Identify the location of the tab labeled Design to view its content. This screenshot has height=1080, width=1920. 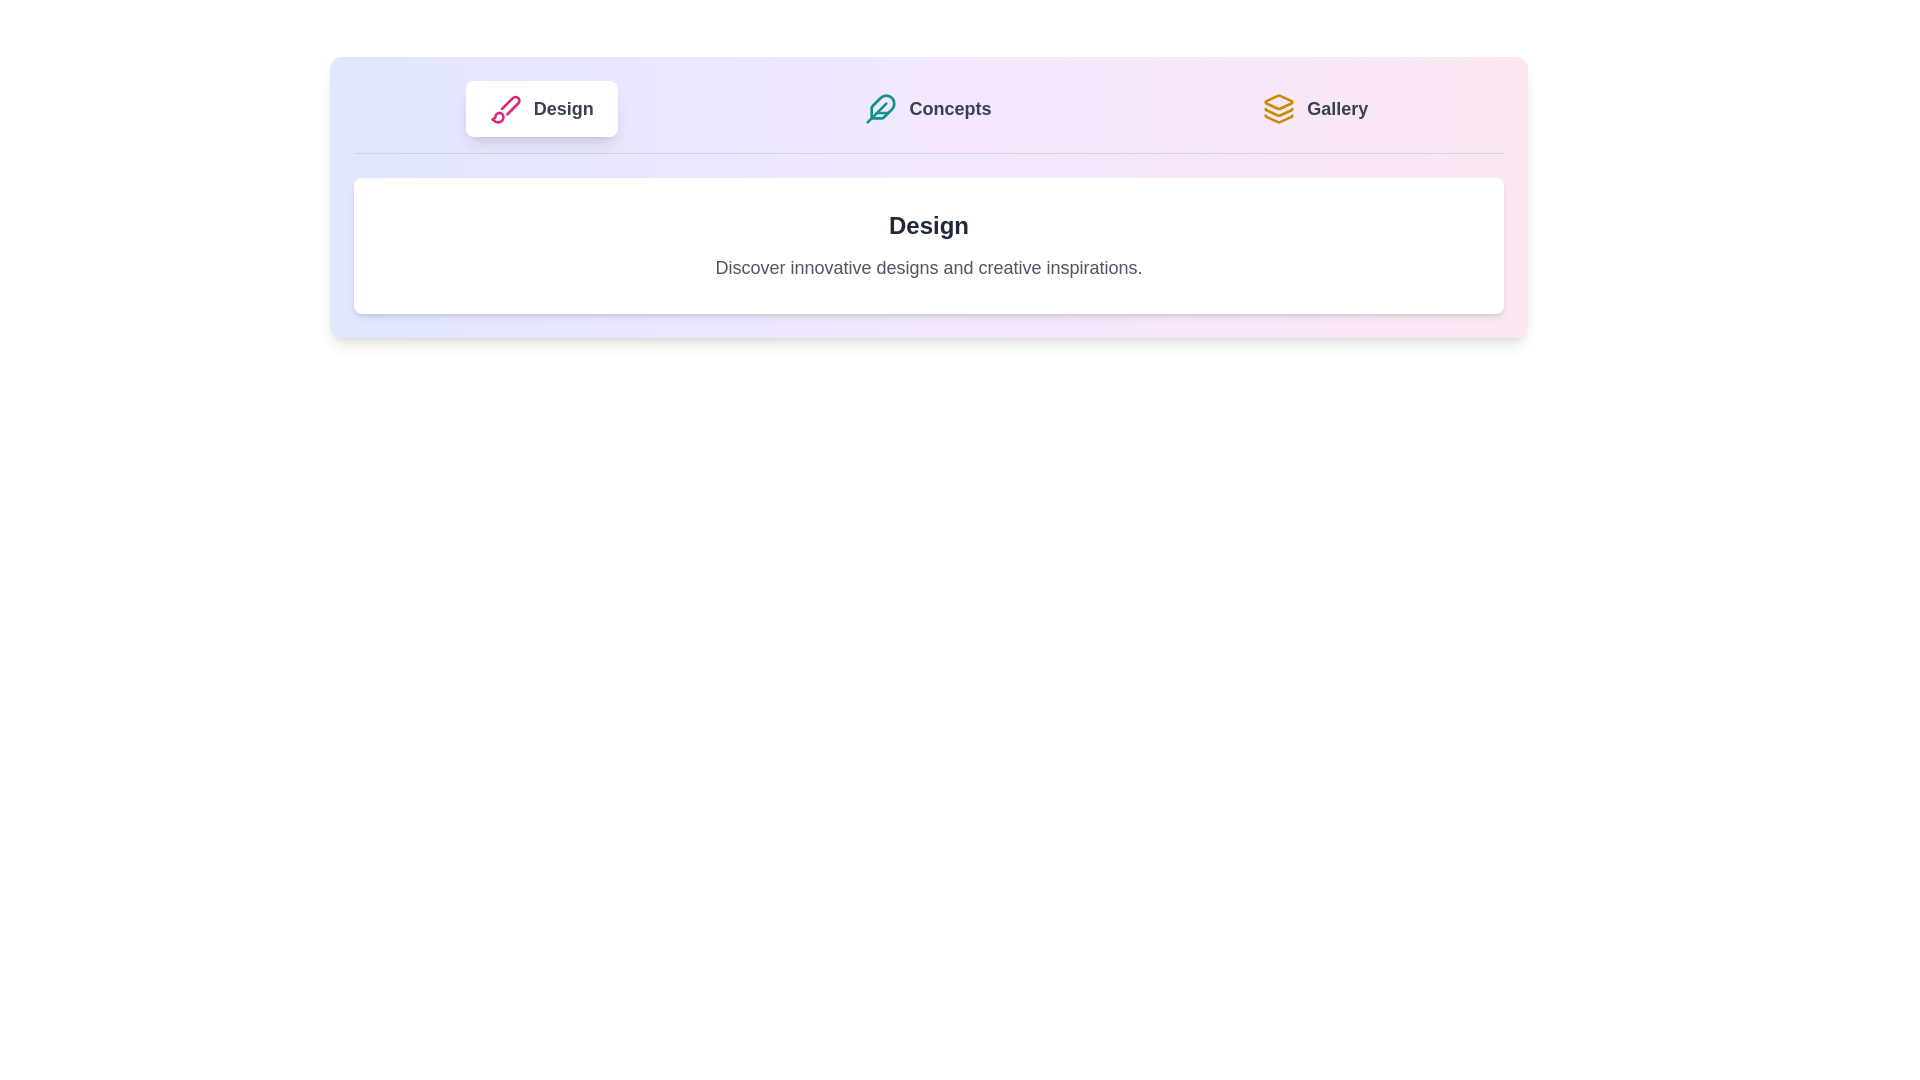
(541, 108).